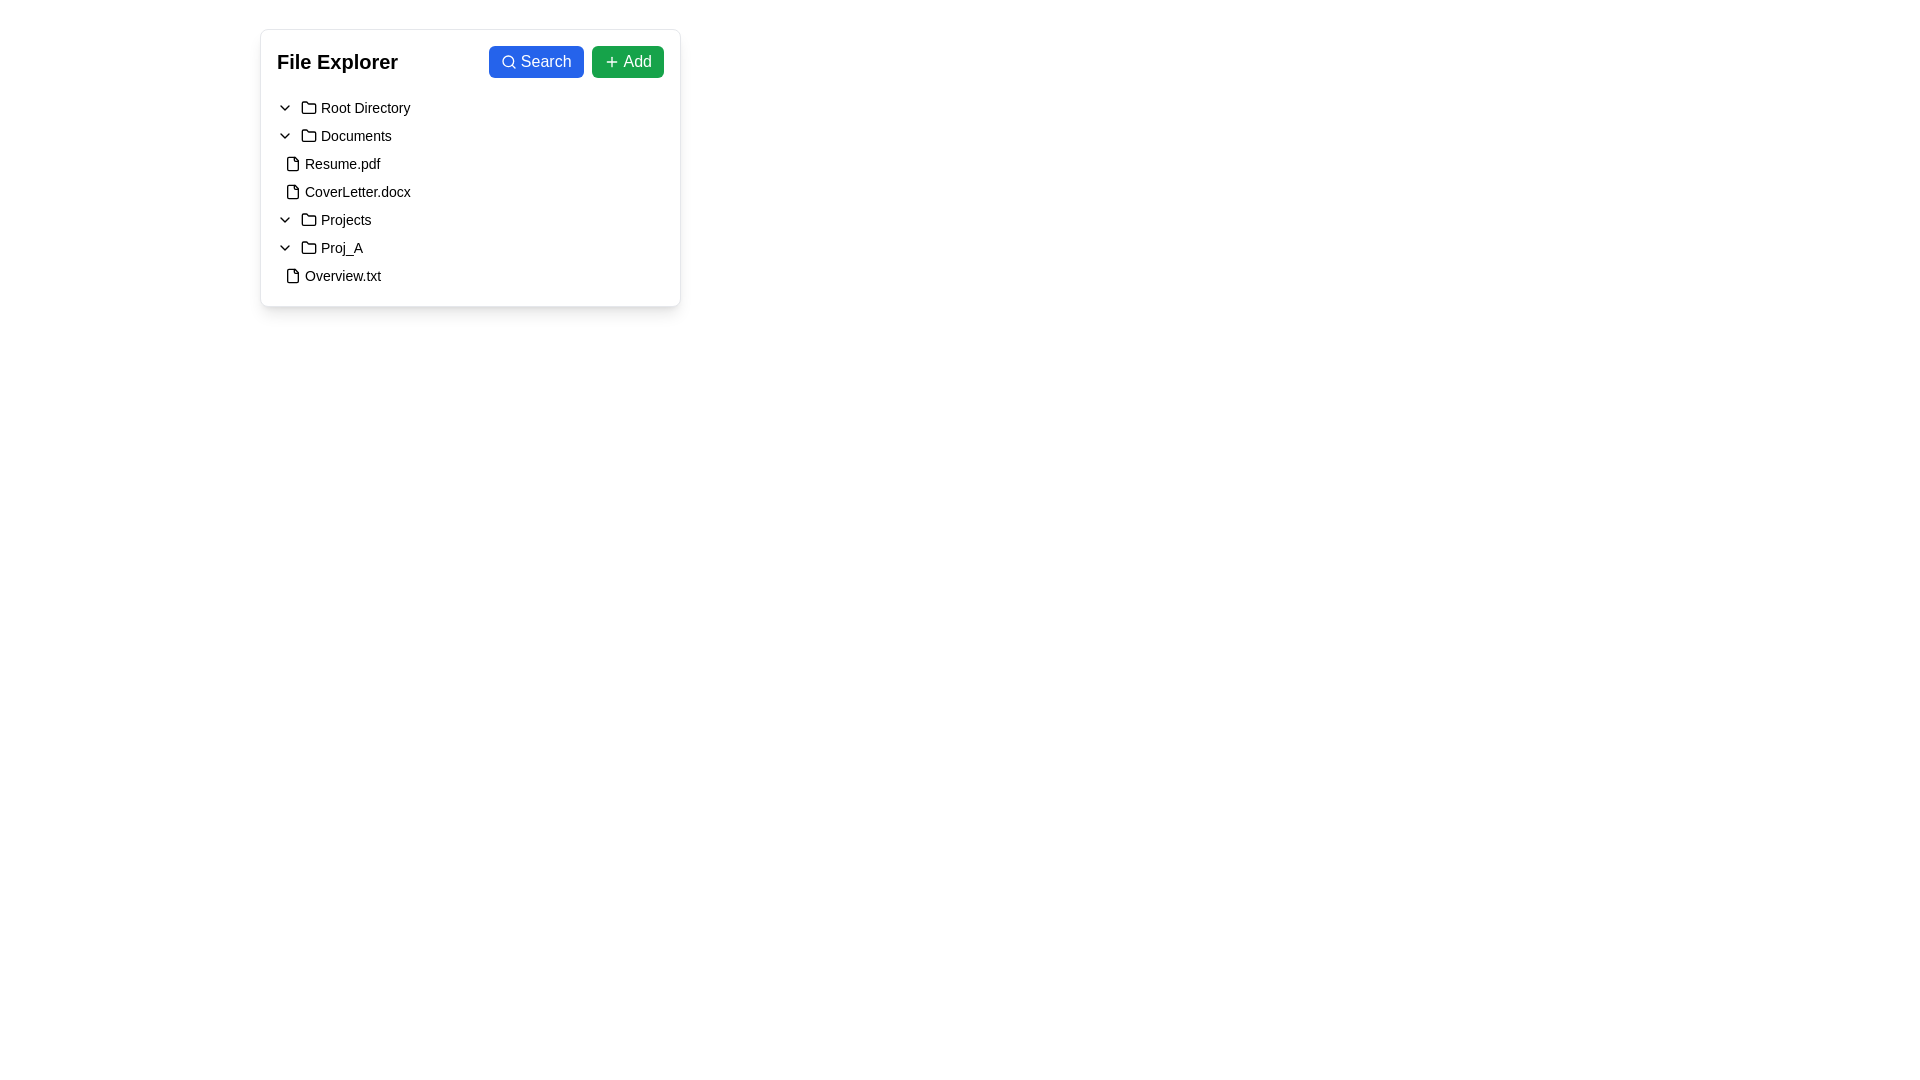 Image resolution: width=1920 pixels, height=1080 pixels. What do you see at coordinates (291, 276) in the screenshot?
I see `the icon representing the file 'Overview.txt' located in the 'Proj_A' folder` at bounding box center [291, 276].